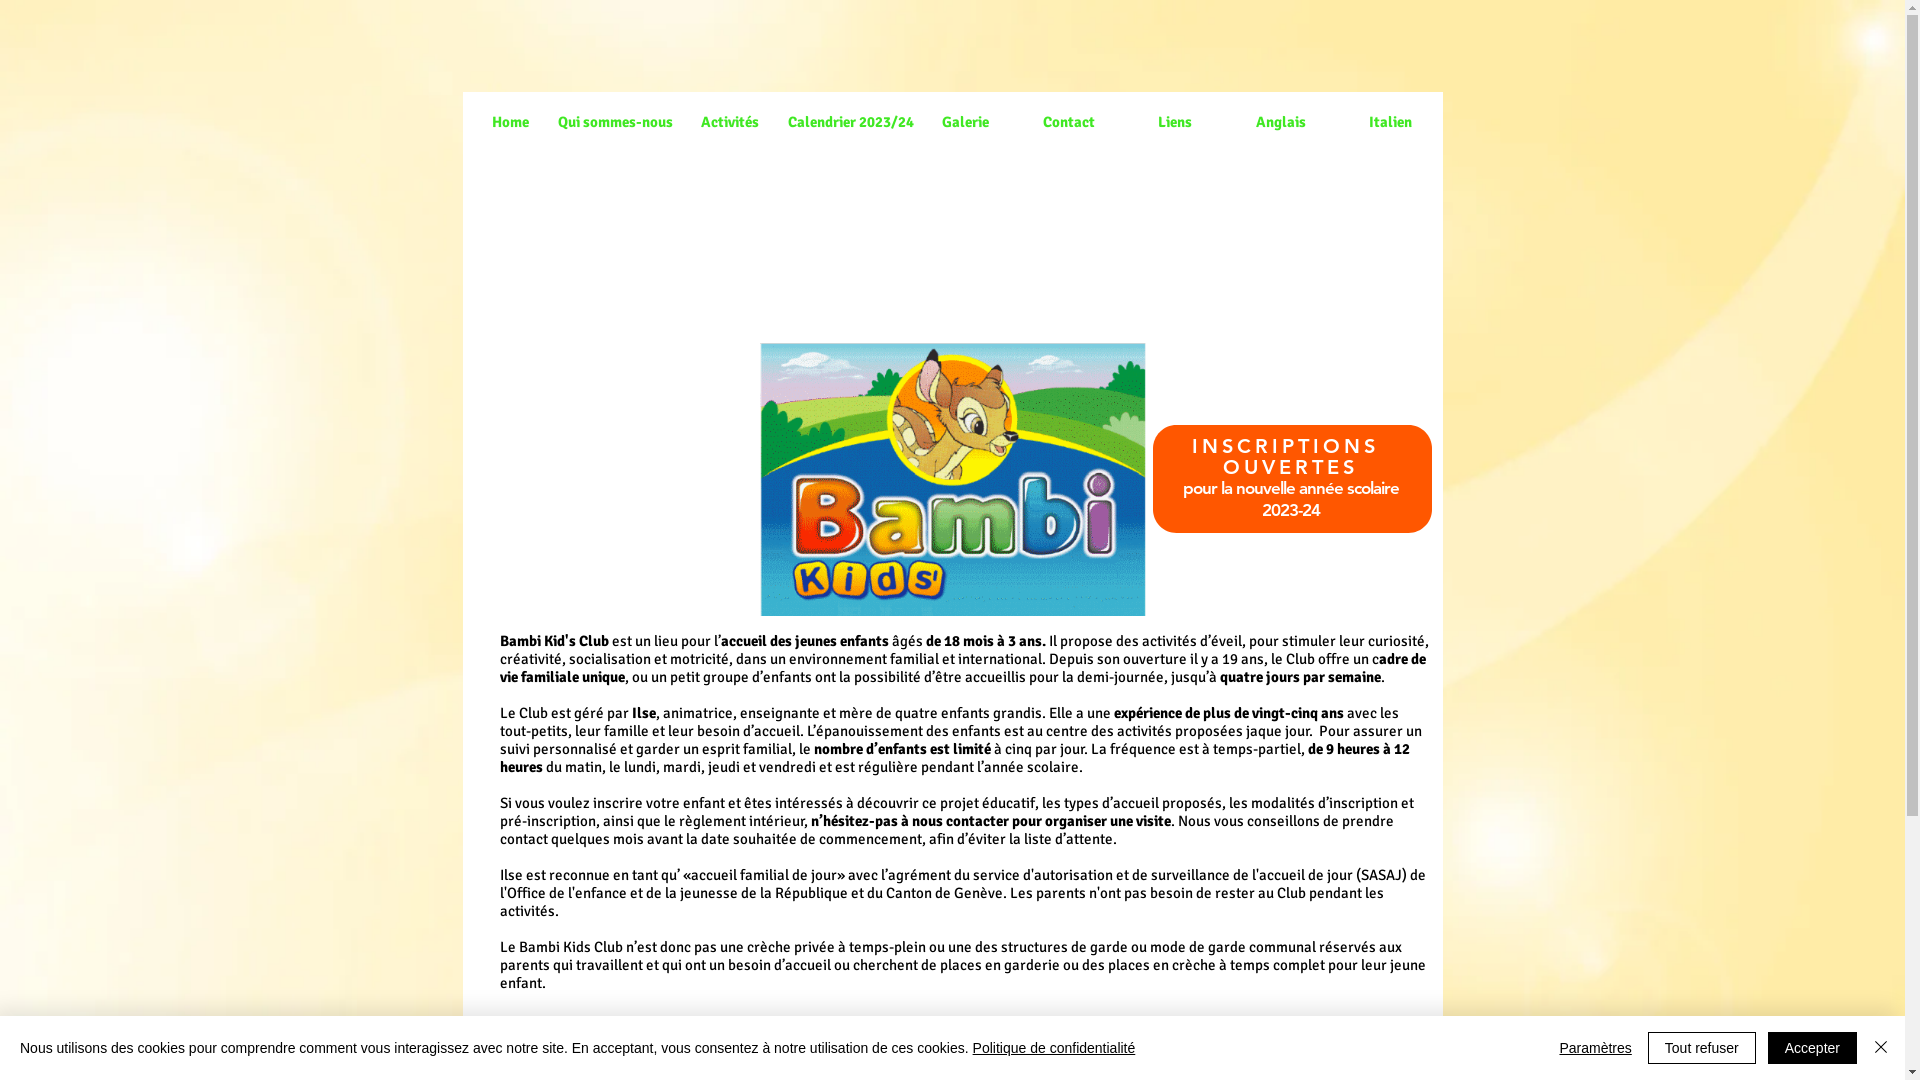 This screenshot has height=1080, width=1920. I want to click on 'Accepter', so click(1812, 1047).